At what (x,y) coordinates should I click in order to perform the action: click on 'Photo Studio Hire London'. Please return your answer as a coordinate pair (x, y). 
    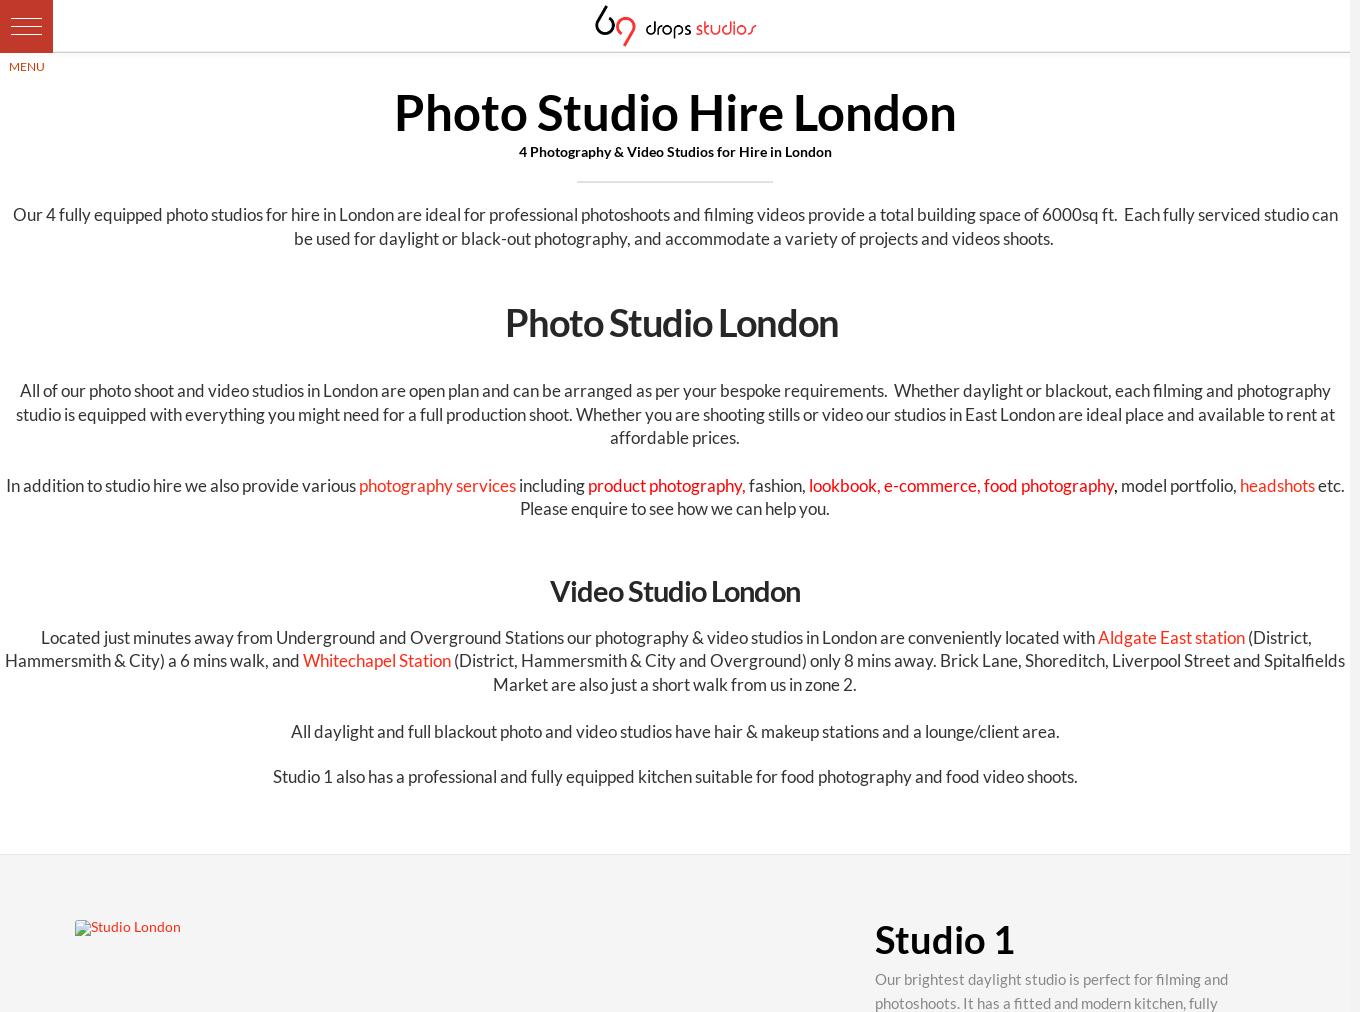
    Looking at the image, I should click on (393, 110).